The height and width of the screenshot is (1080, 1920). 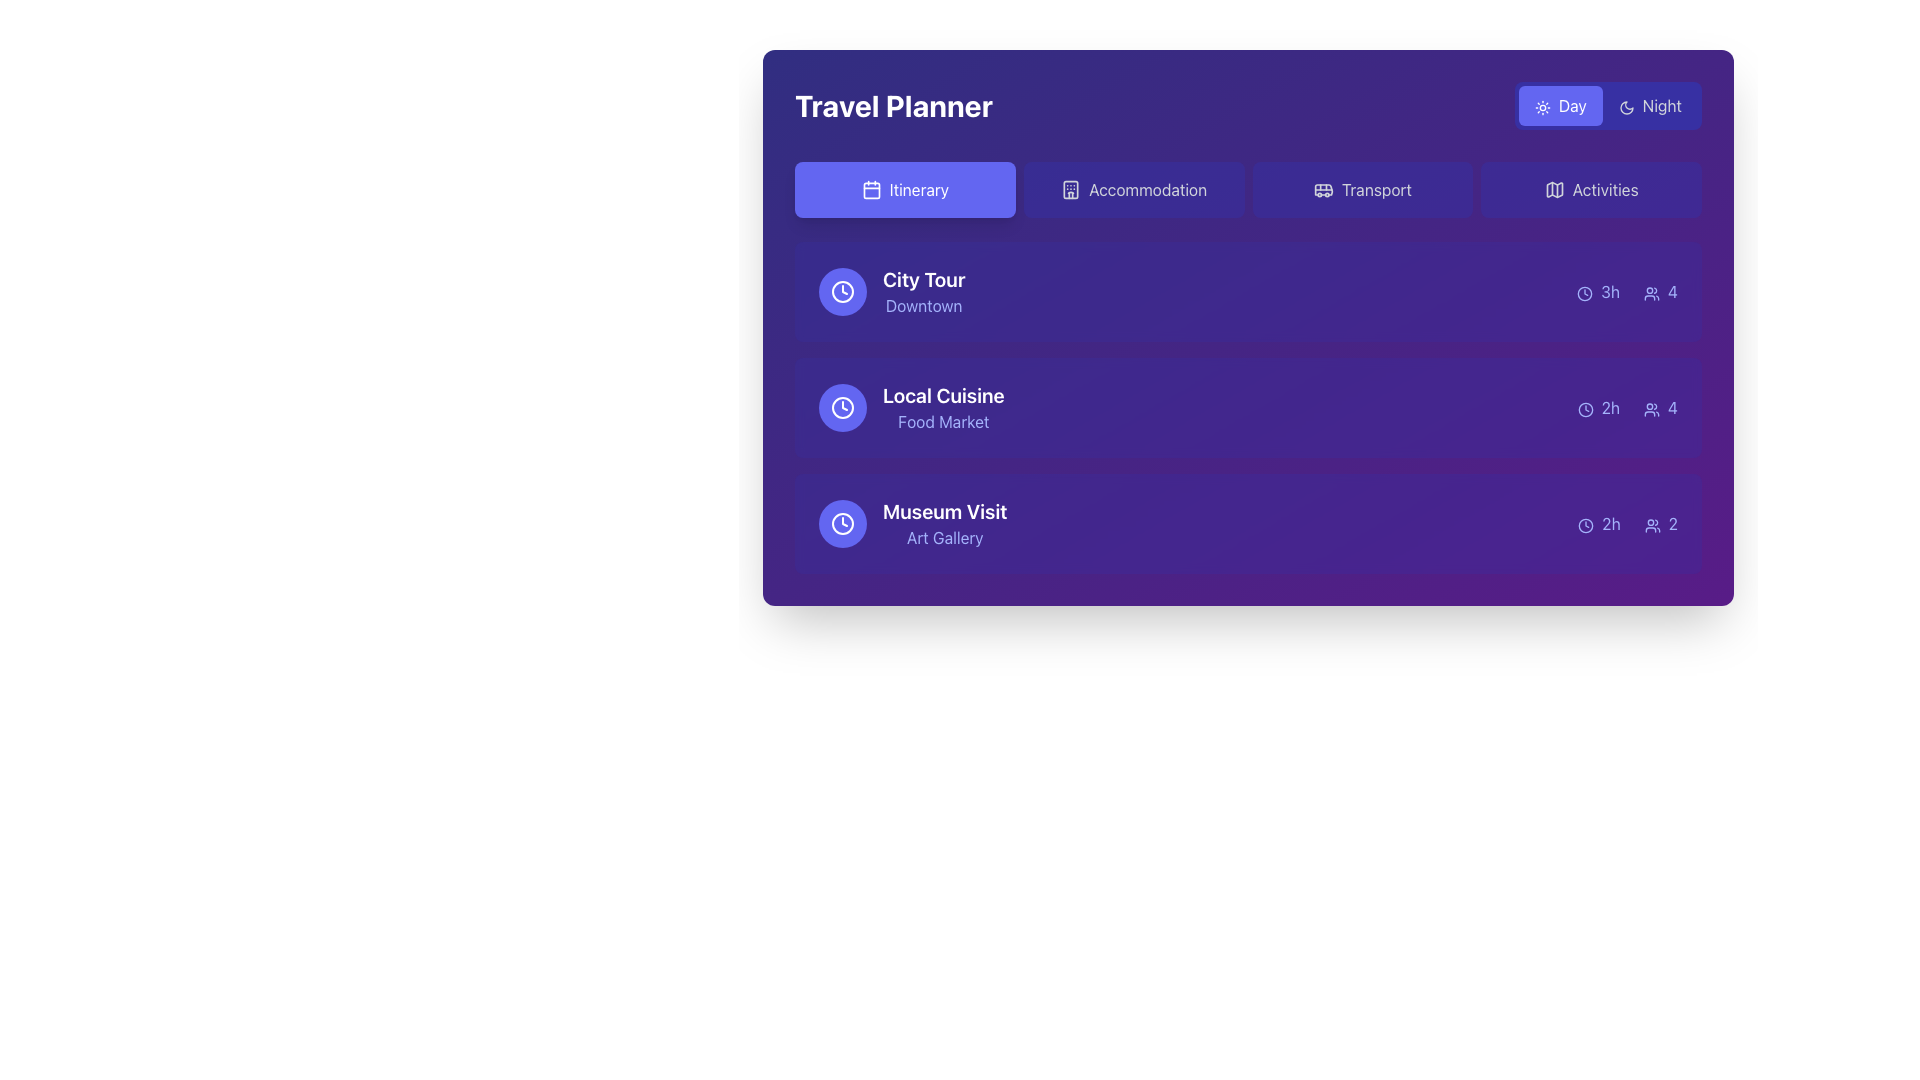 What do you see at coordinates (1323, 189) in the screenshot?
I see `the bus base section icon located within the 'Transport' button in the header navigation of the user interface` at bounding box center [1323, 189].